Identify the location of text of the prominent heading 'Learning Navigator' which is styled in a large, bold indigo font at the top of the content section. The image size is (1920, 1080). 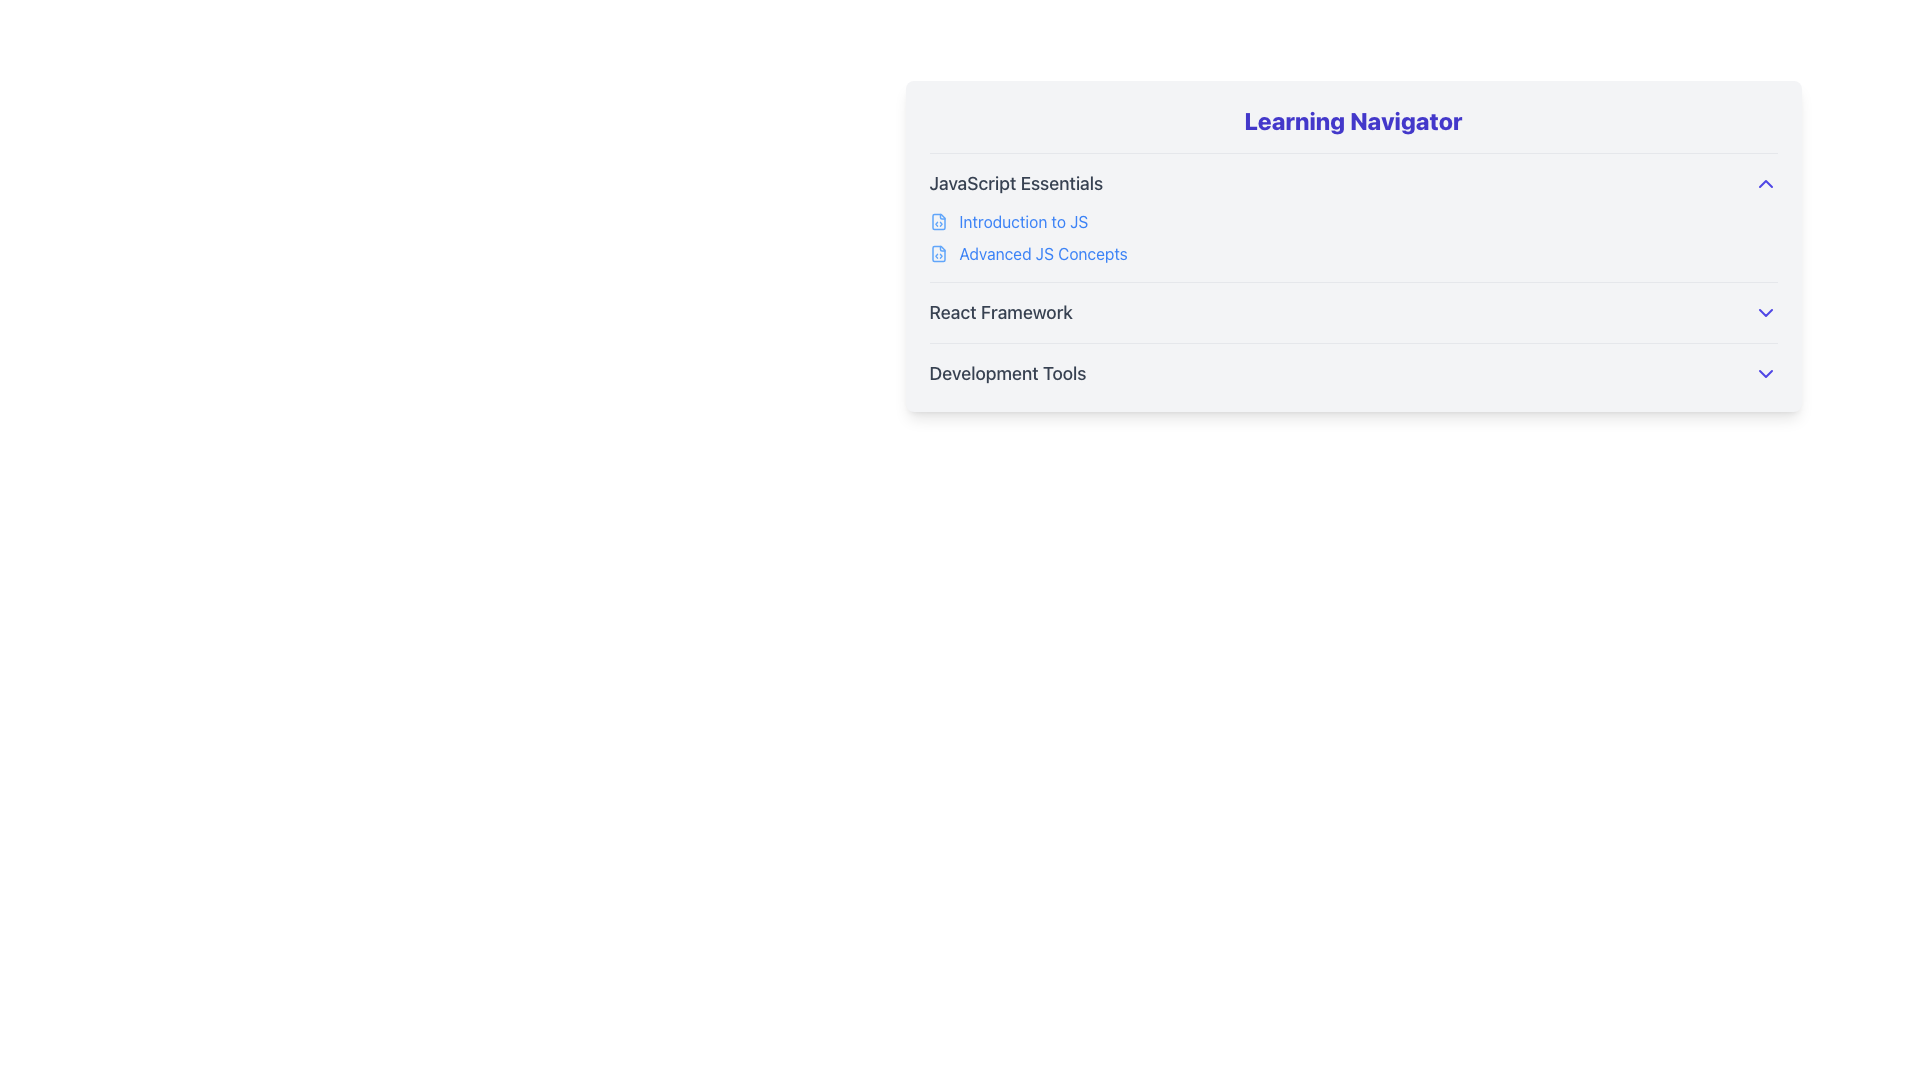
(1353, 120).